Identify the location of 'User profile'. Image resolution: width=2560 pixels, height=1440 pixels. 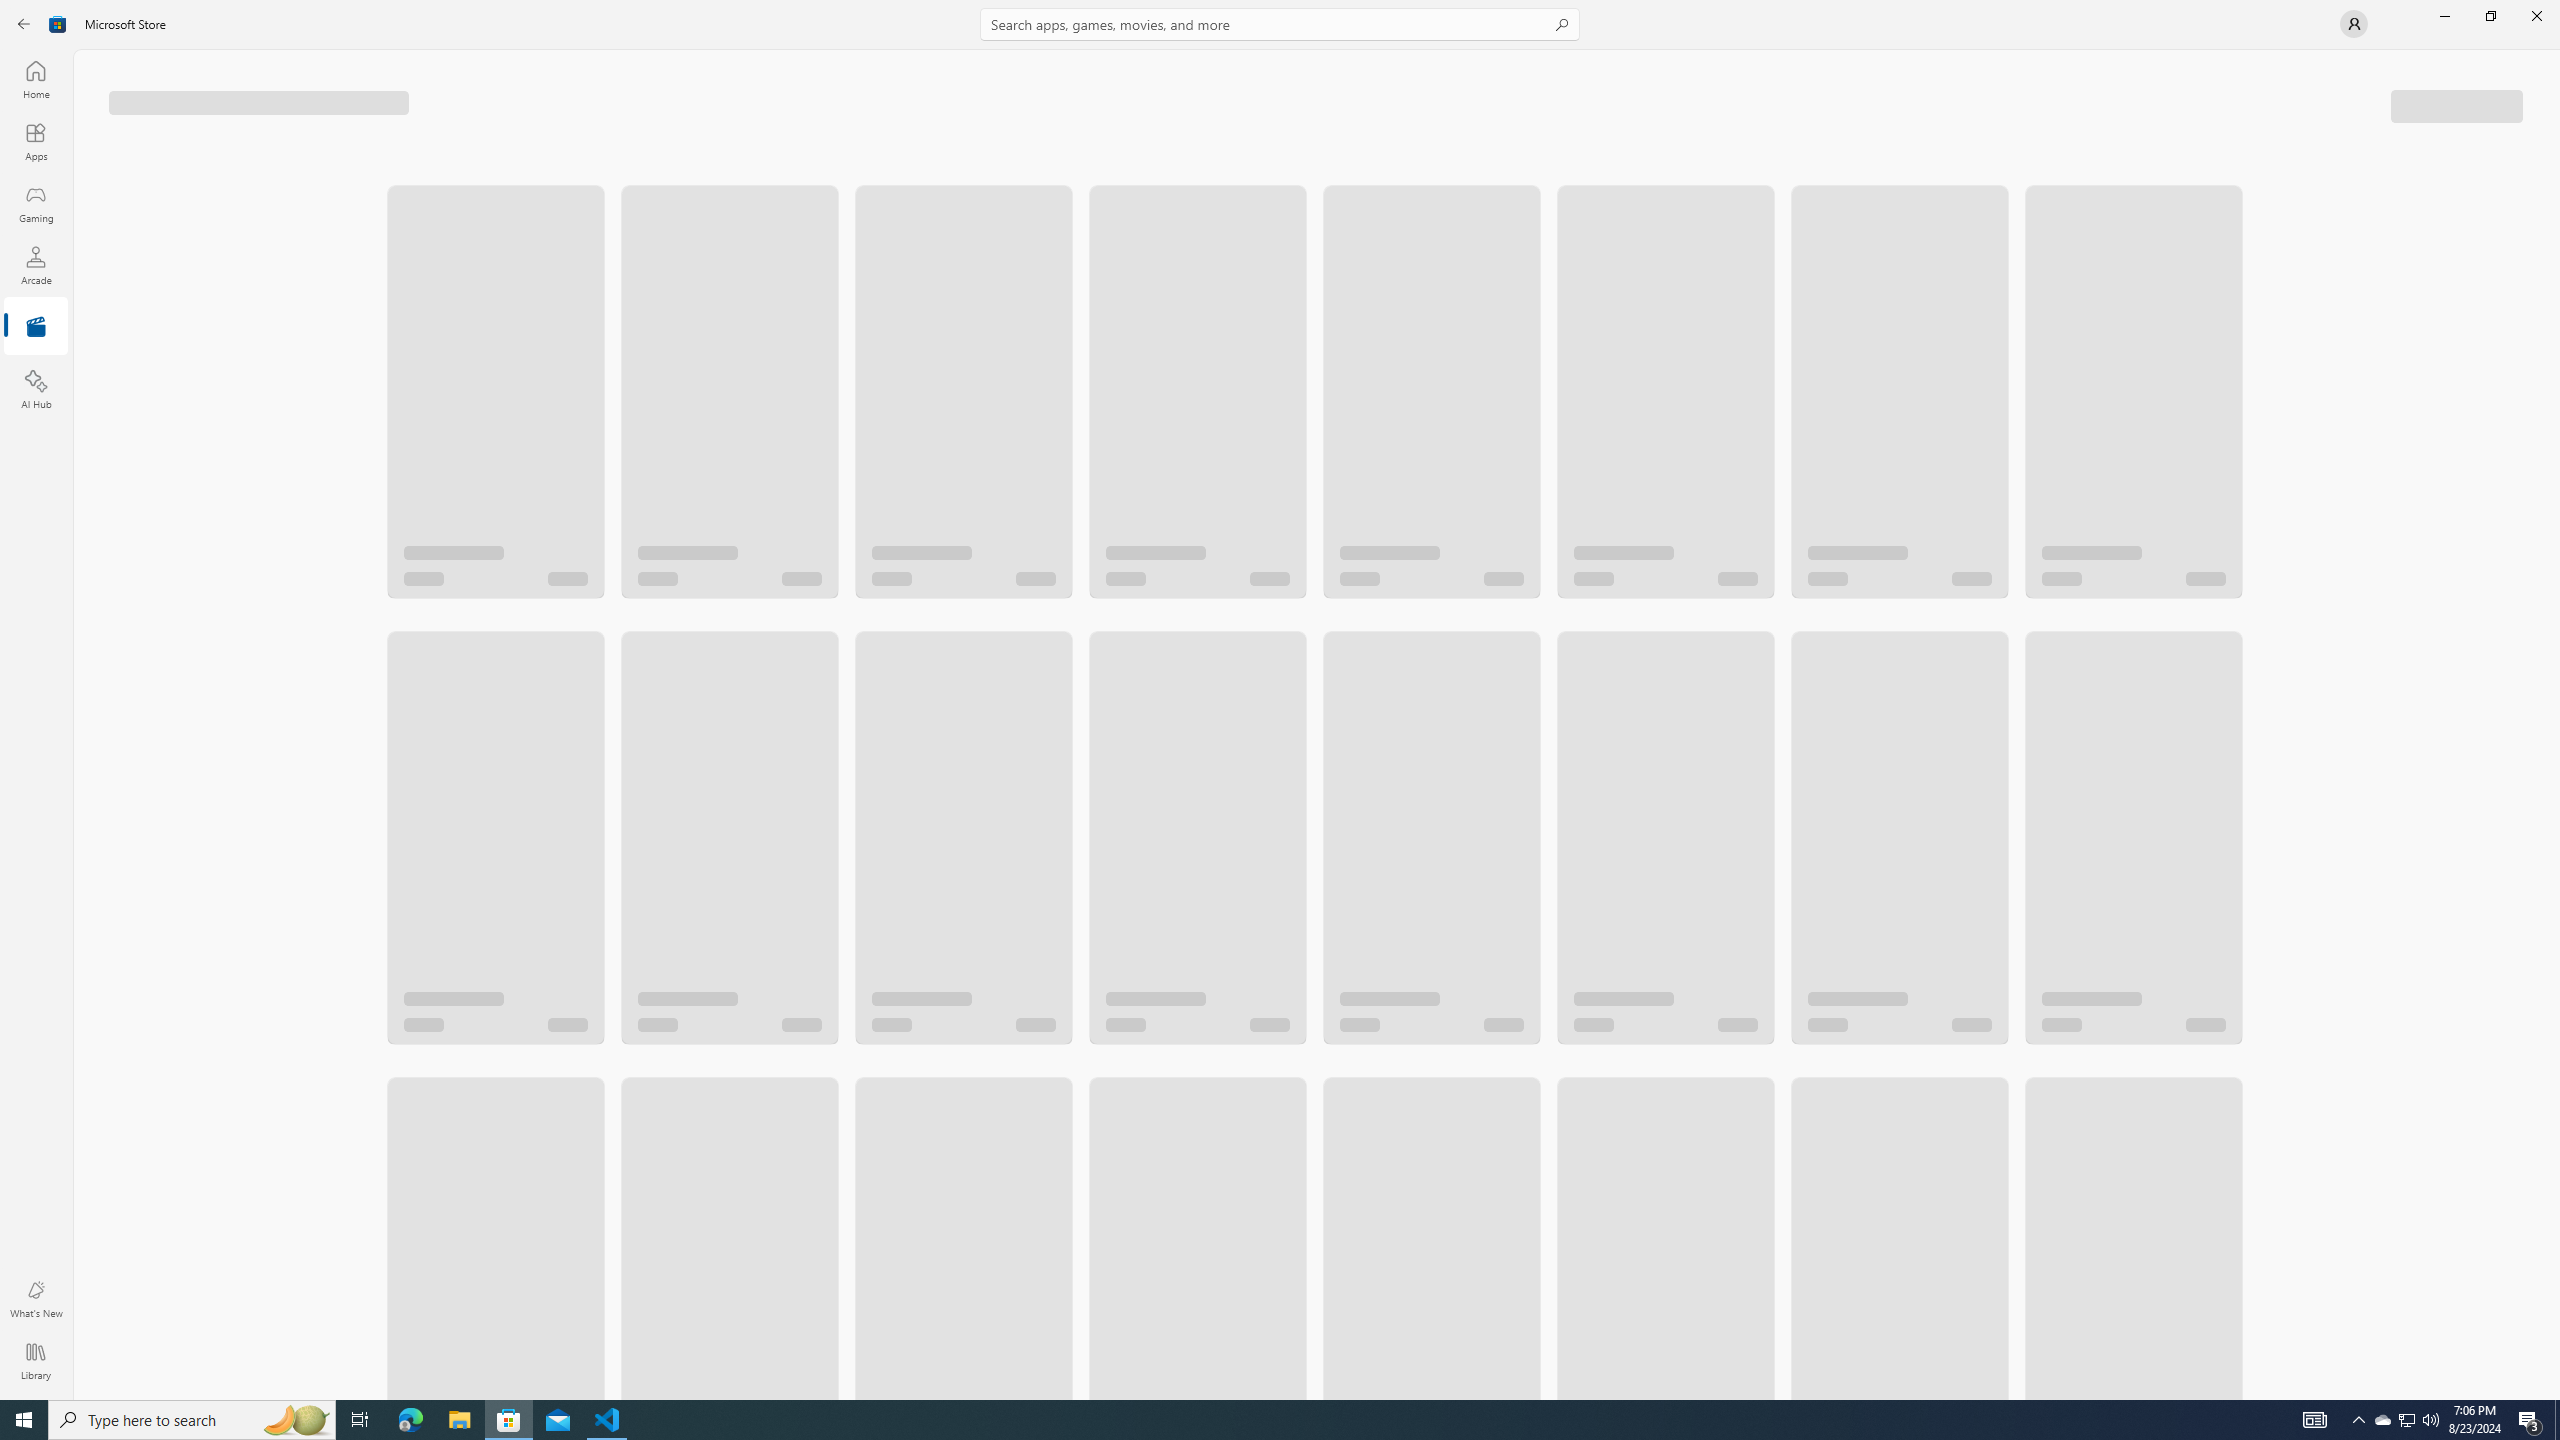
(2352, 22).